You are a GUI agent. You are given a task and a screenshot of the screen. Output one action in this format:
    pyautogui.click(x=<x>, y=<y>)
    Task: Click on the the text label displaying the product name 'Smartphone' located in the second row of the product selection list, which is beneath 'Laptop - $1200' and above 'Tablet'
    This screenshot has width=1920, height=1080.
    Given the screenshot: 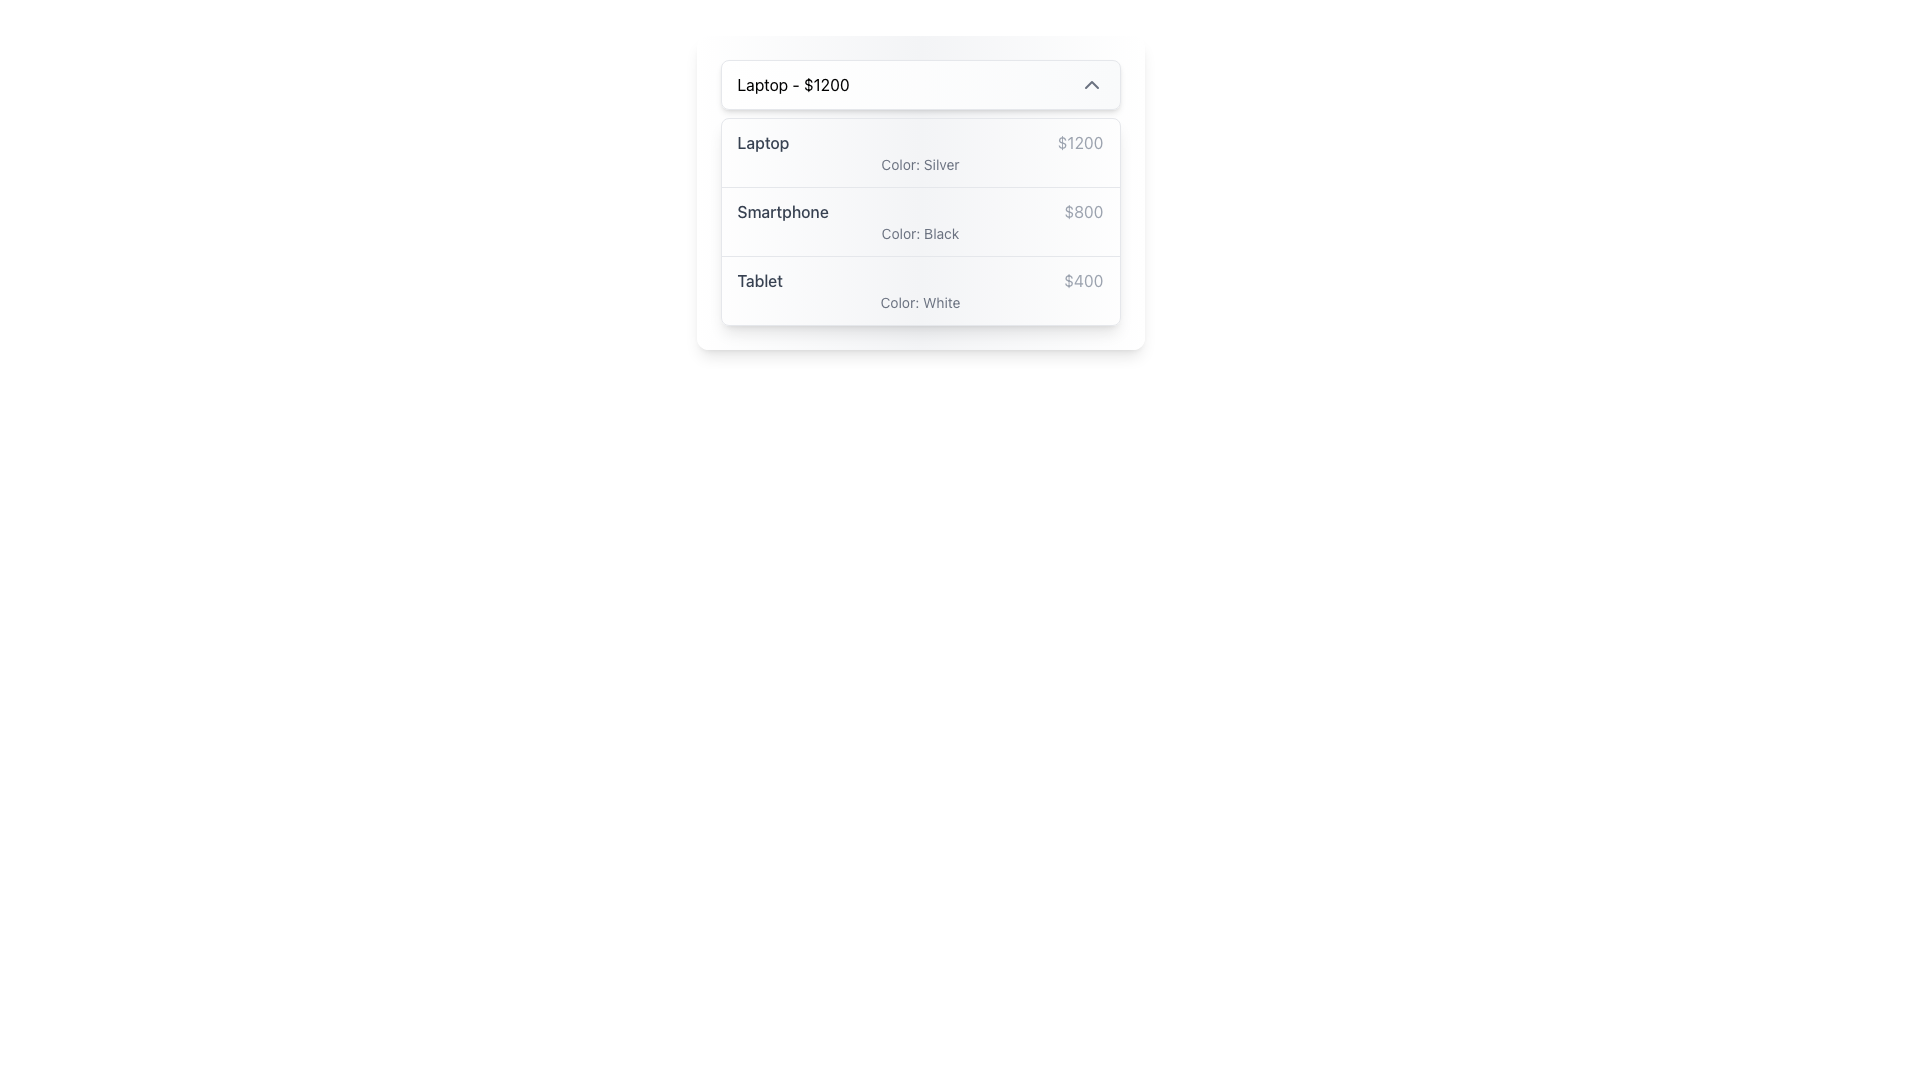 What is the action you would take?
    pyautogui.click(x=782, y=212)
    